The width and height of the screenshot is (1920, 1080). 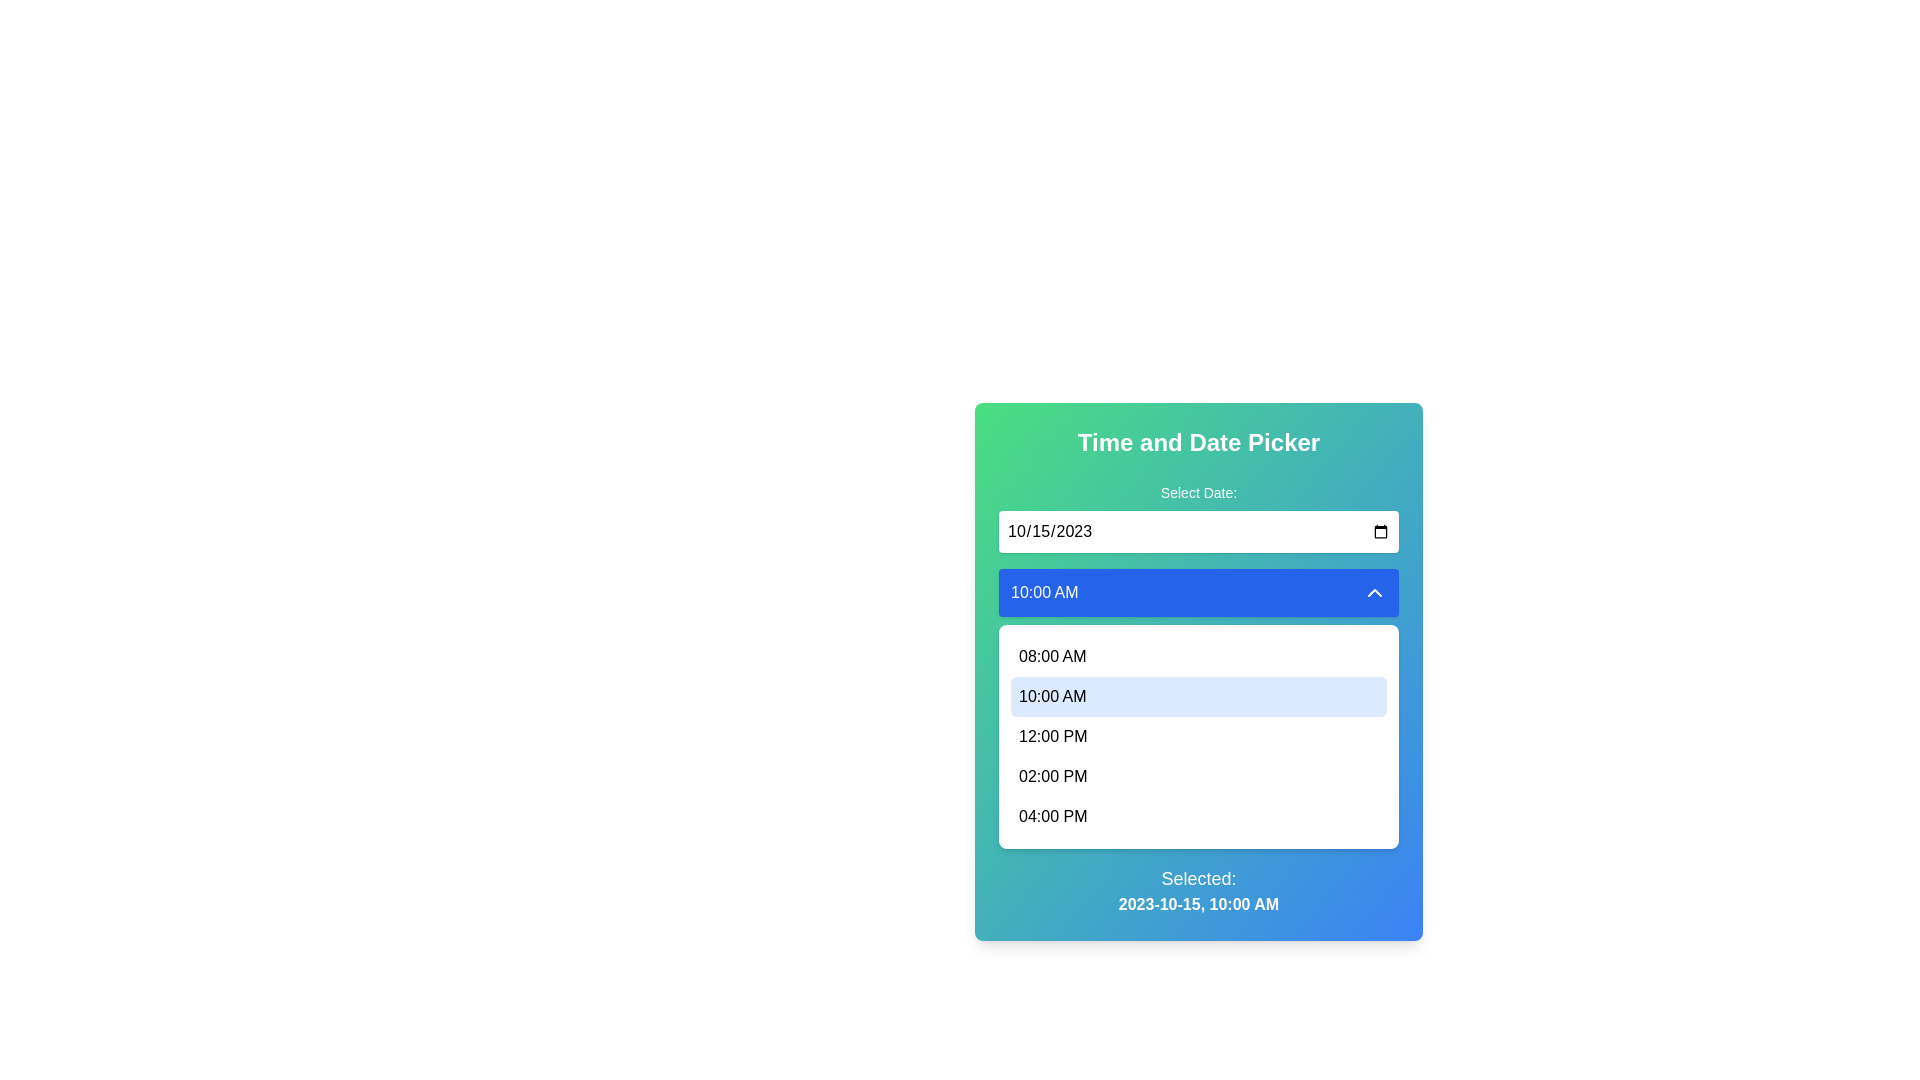 I want to click on the dropdown list item displaying '12:00 PM' in the Time and Date Picker panel, so click(x=1052, y=736).